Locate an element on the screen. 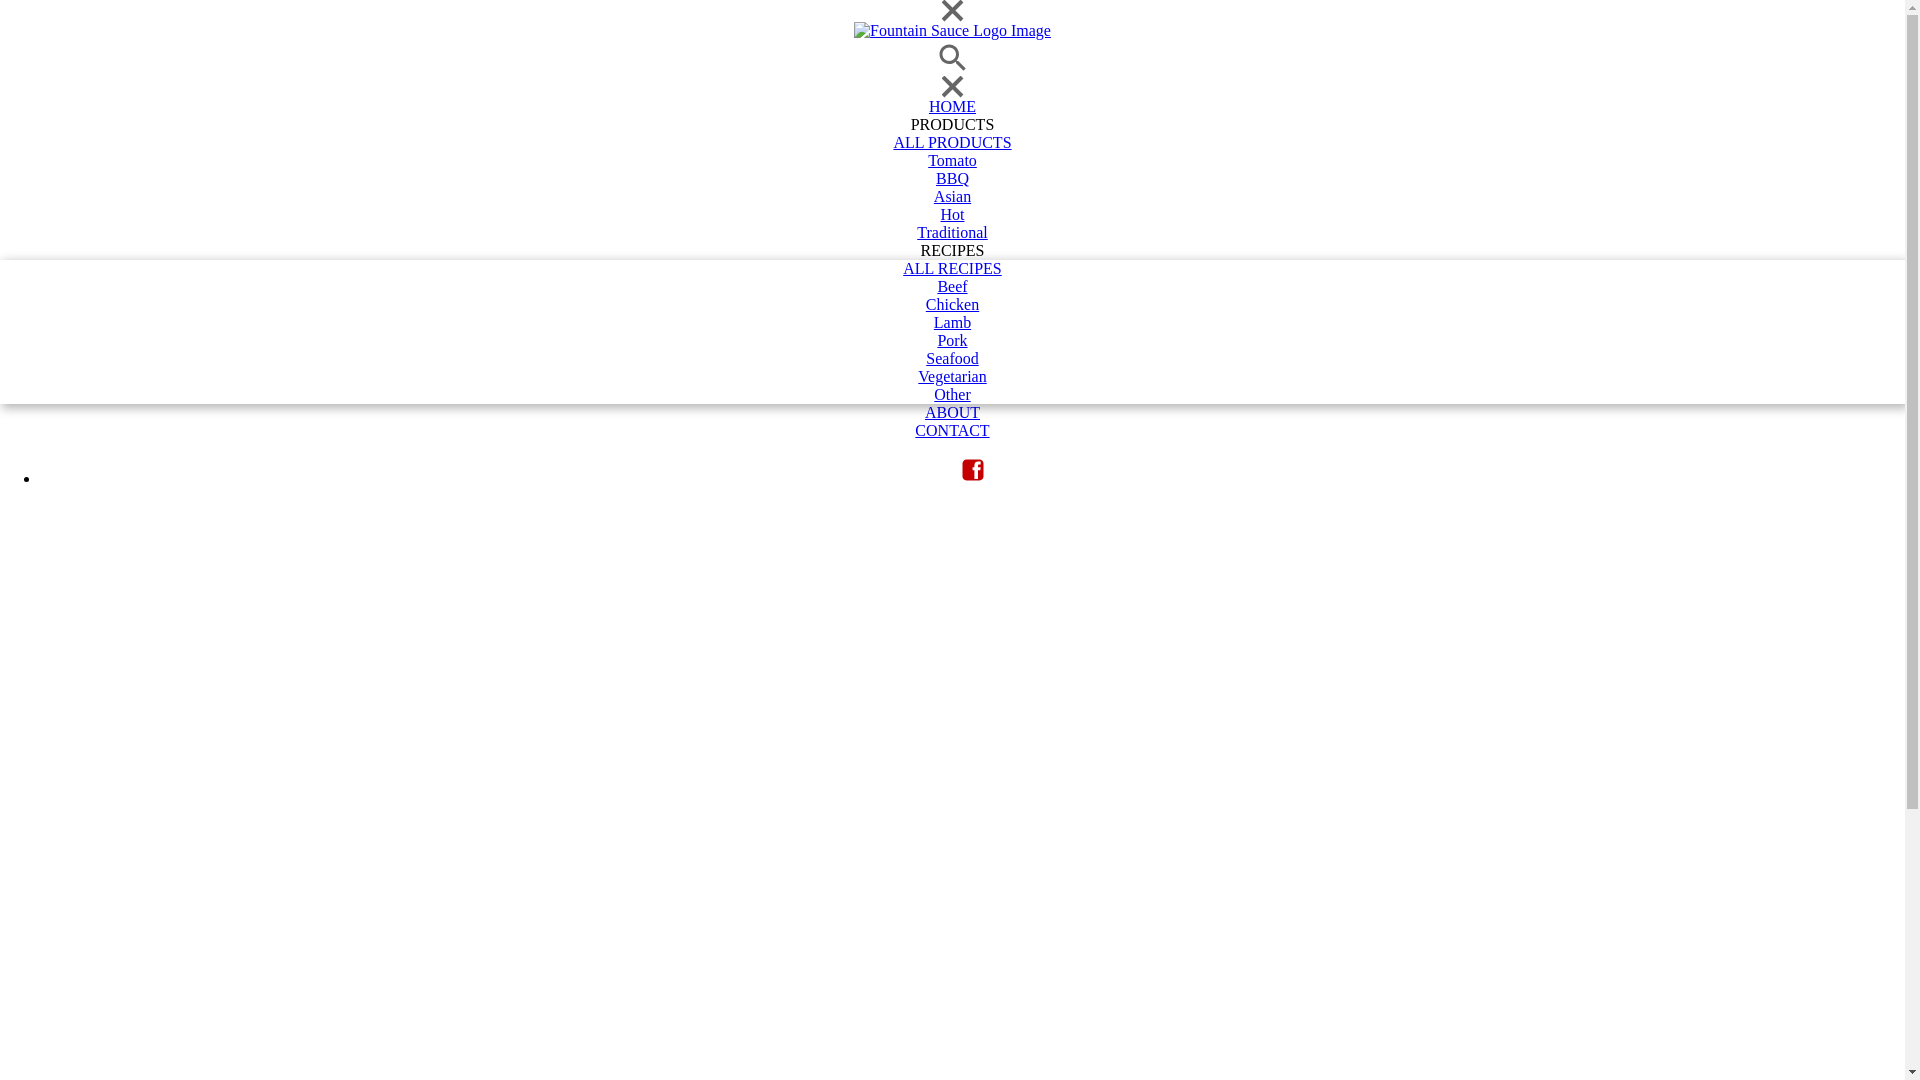 The image size is (1920, 1080). 'Seafood' is located at coordinates (951, 357).